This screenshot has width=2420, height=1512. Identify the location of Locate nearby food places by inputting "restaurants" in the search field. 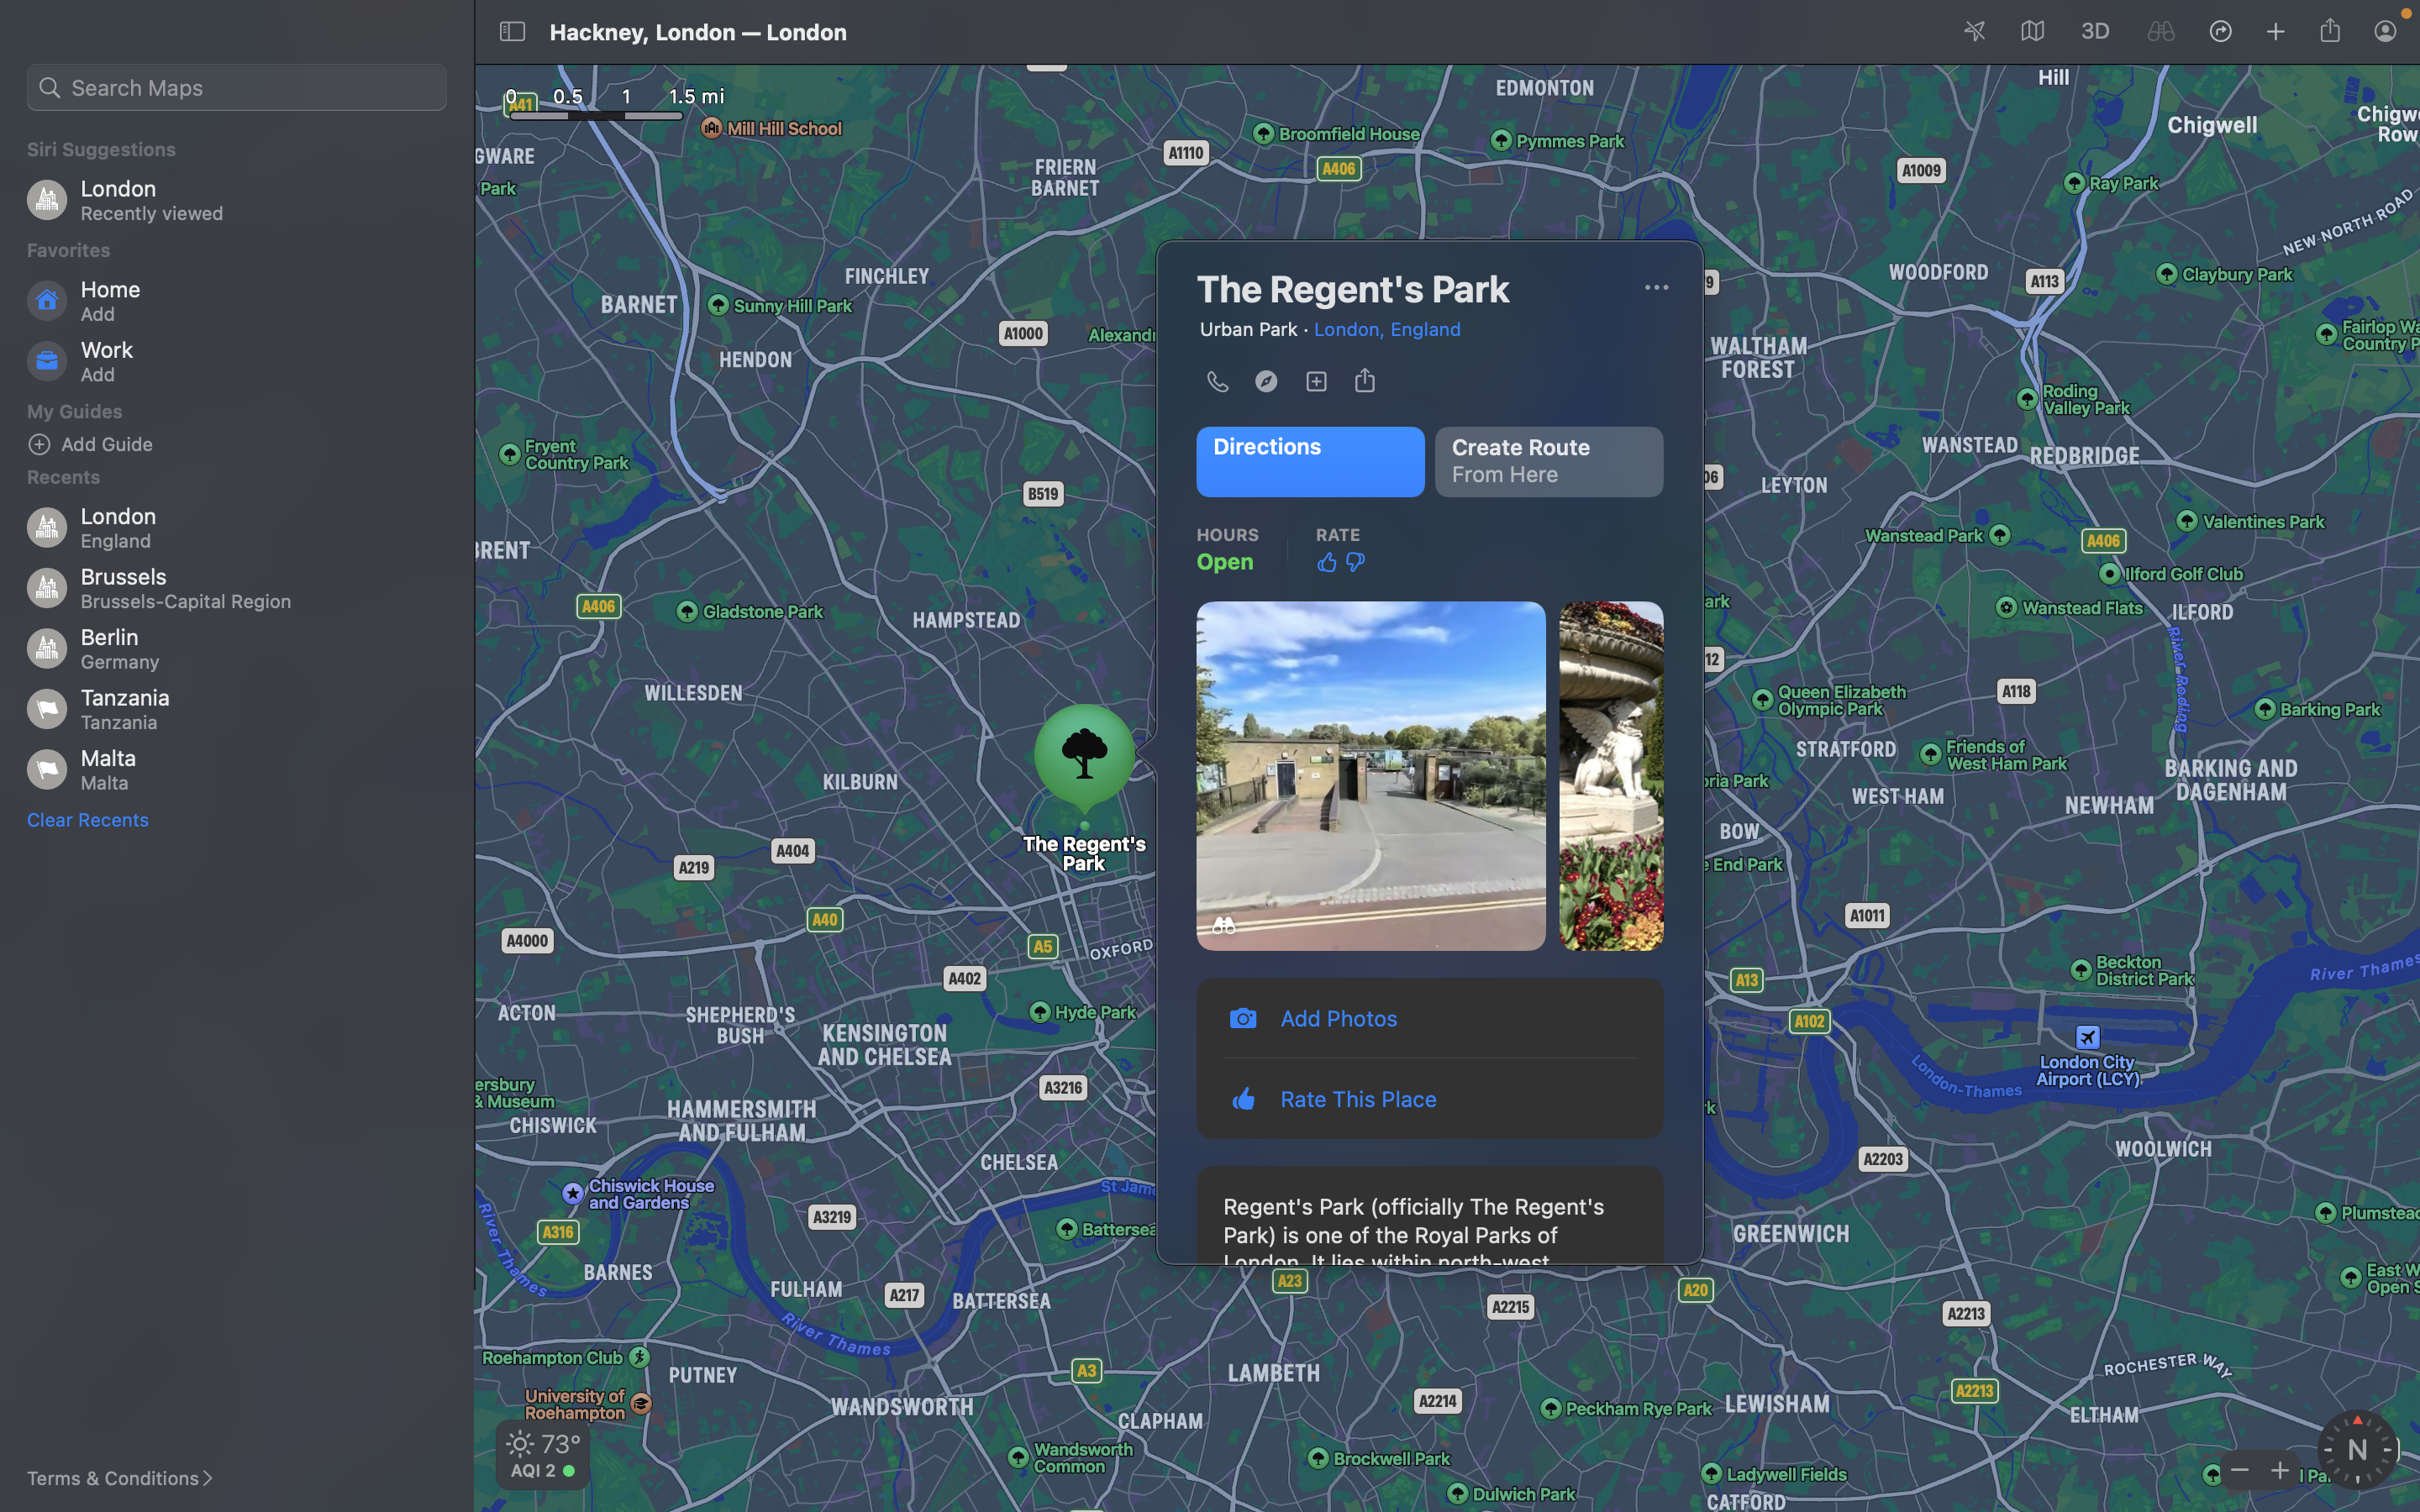
(234, 83).